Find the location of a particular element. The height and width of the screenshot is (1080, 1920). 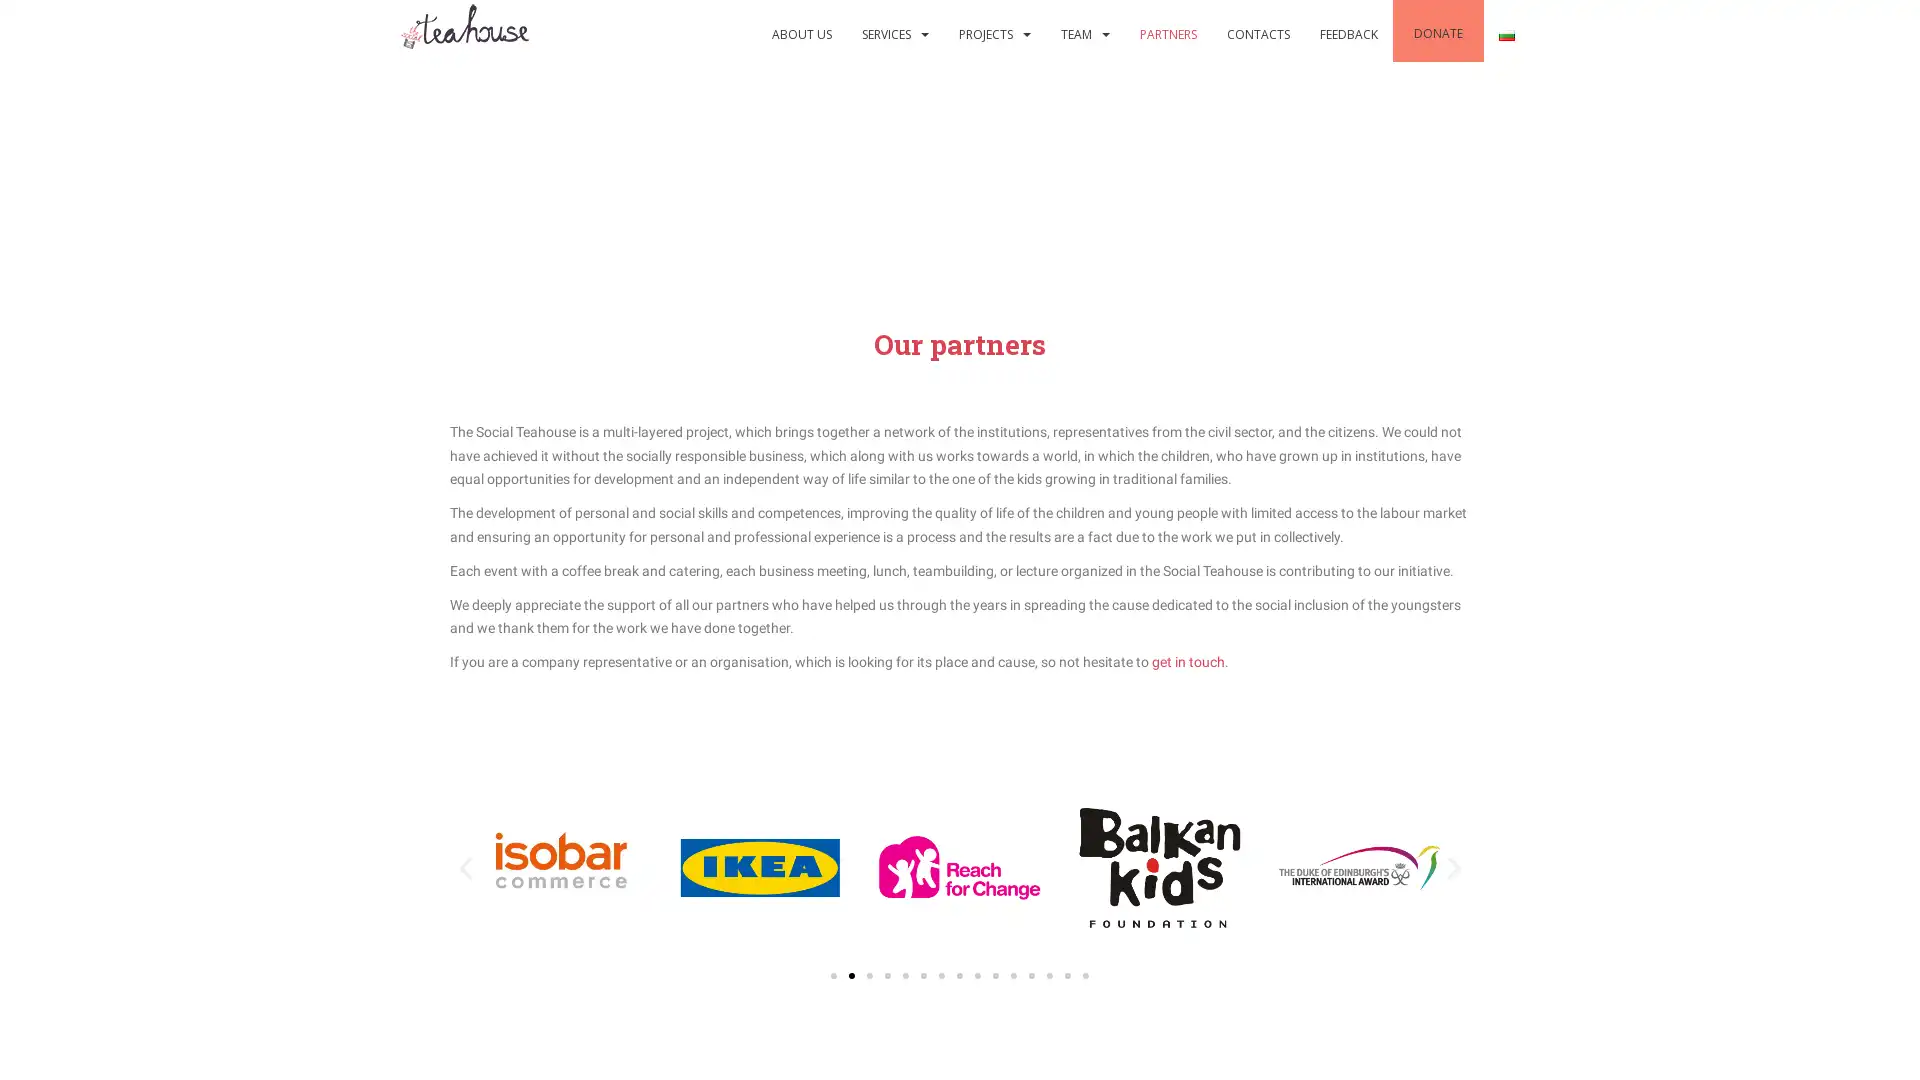

Go to slide 15 is located at coordinates (1084, 974).